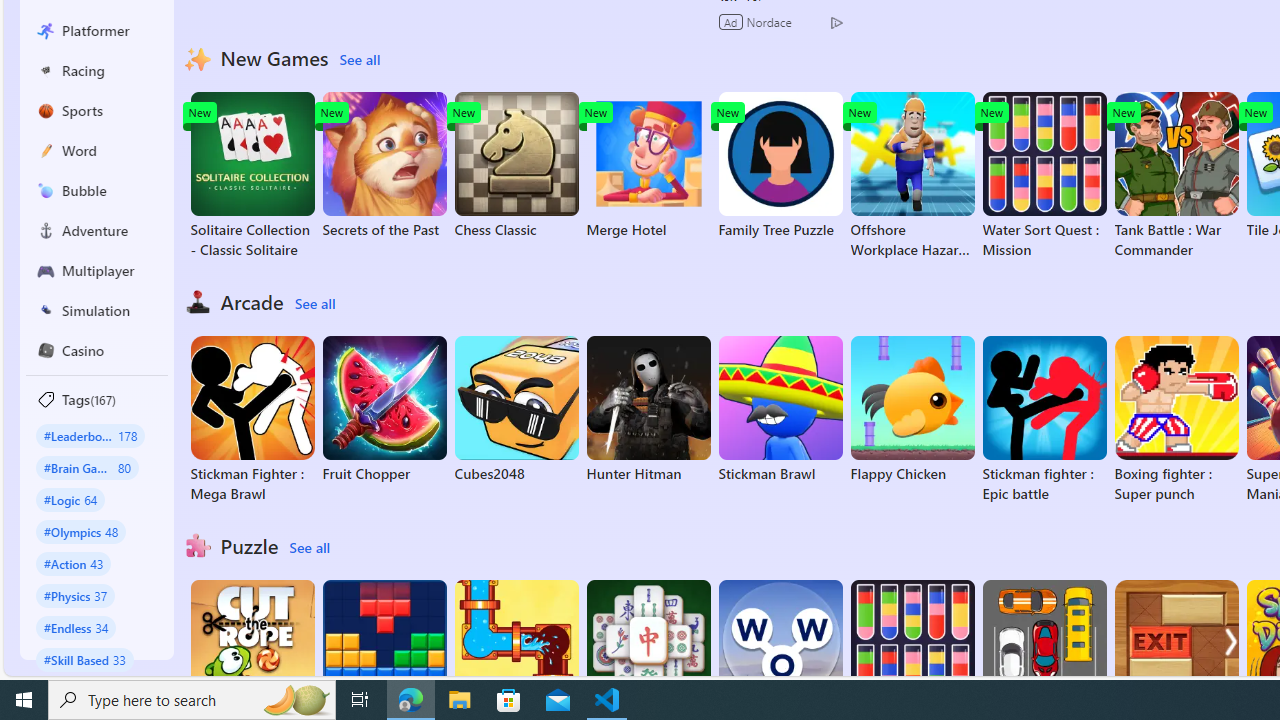  What do you see at coordinates (251, 419) in the screenshot?
I see `'Stickman Fighter : Mega Brawl'` at bounding box center [251, 419].